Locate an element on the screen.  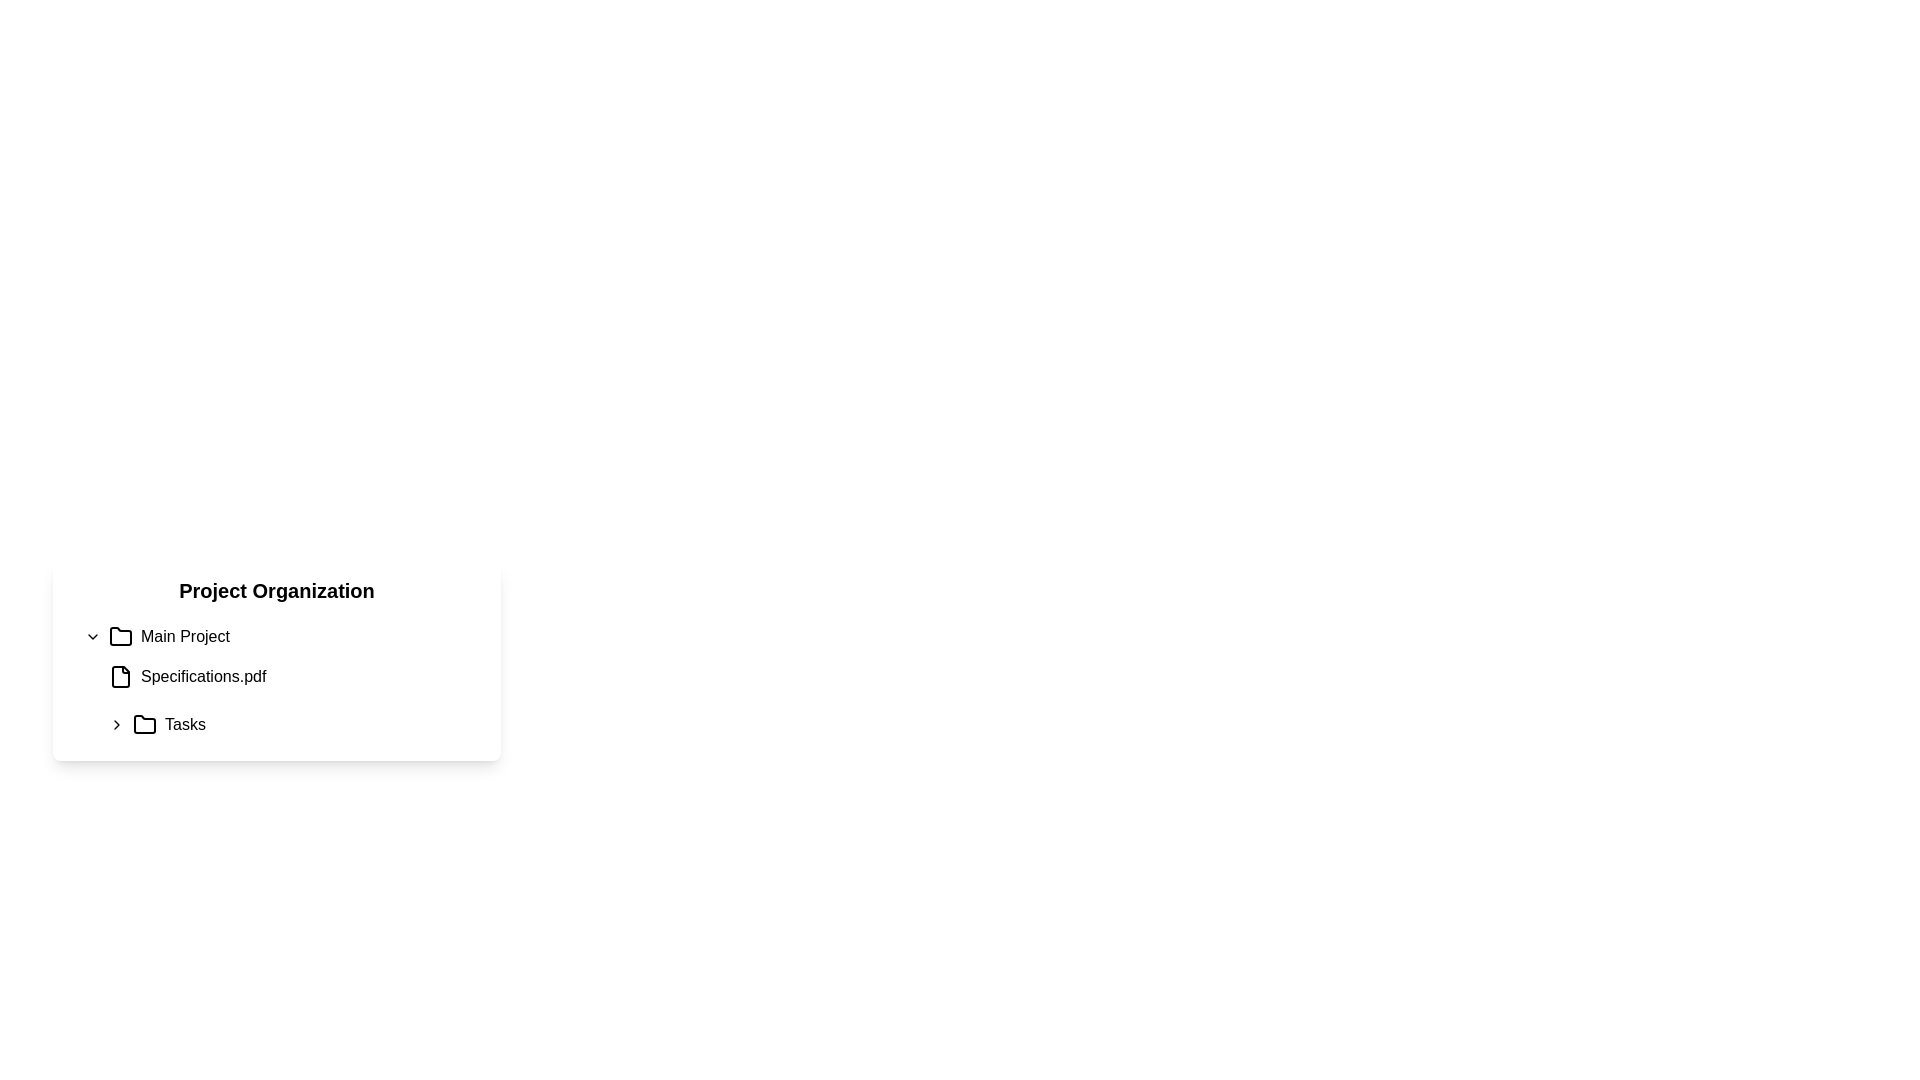
the 'Main Project' expandable folder label at the top of the list for keyboard navigation is located at coordinates (280, 636).